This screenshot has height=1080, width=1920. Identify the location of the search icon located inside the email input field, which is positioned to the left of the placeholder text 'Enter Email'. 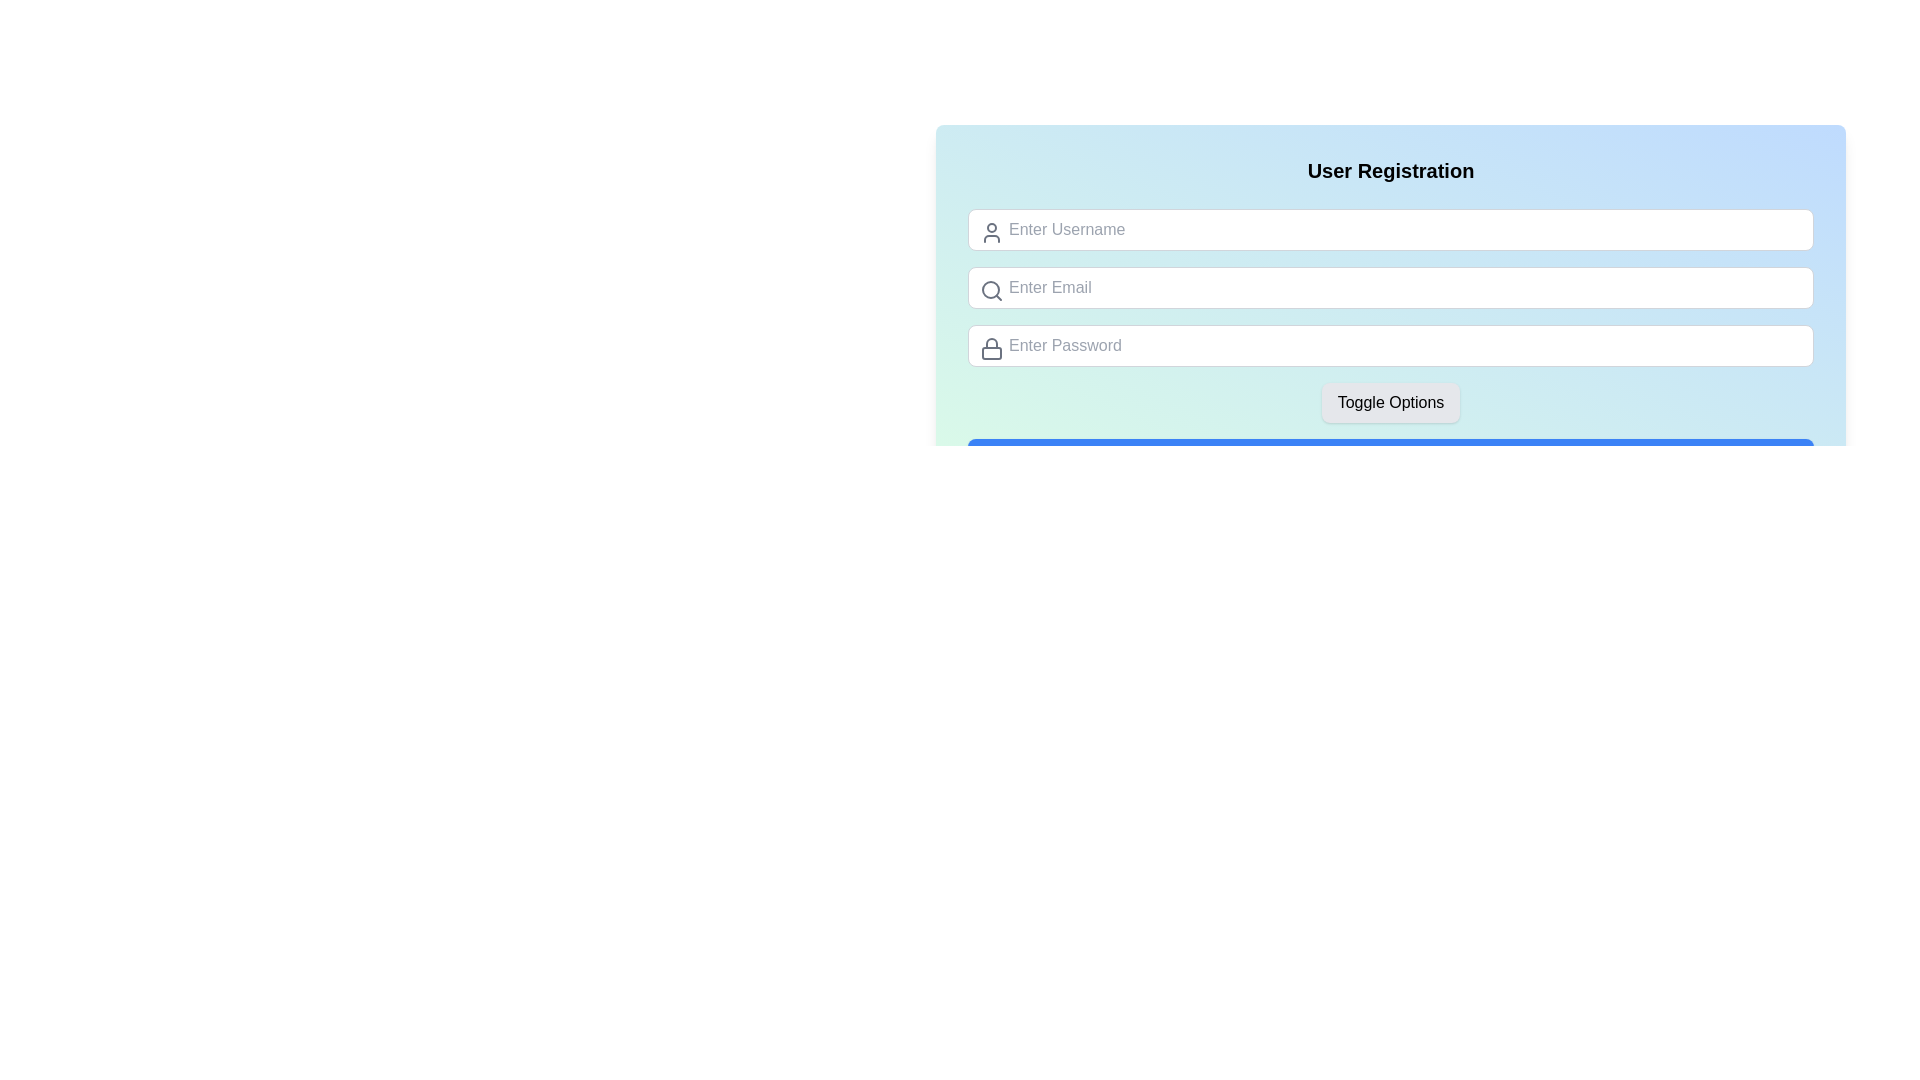
(992, 290).